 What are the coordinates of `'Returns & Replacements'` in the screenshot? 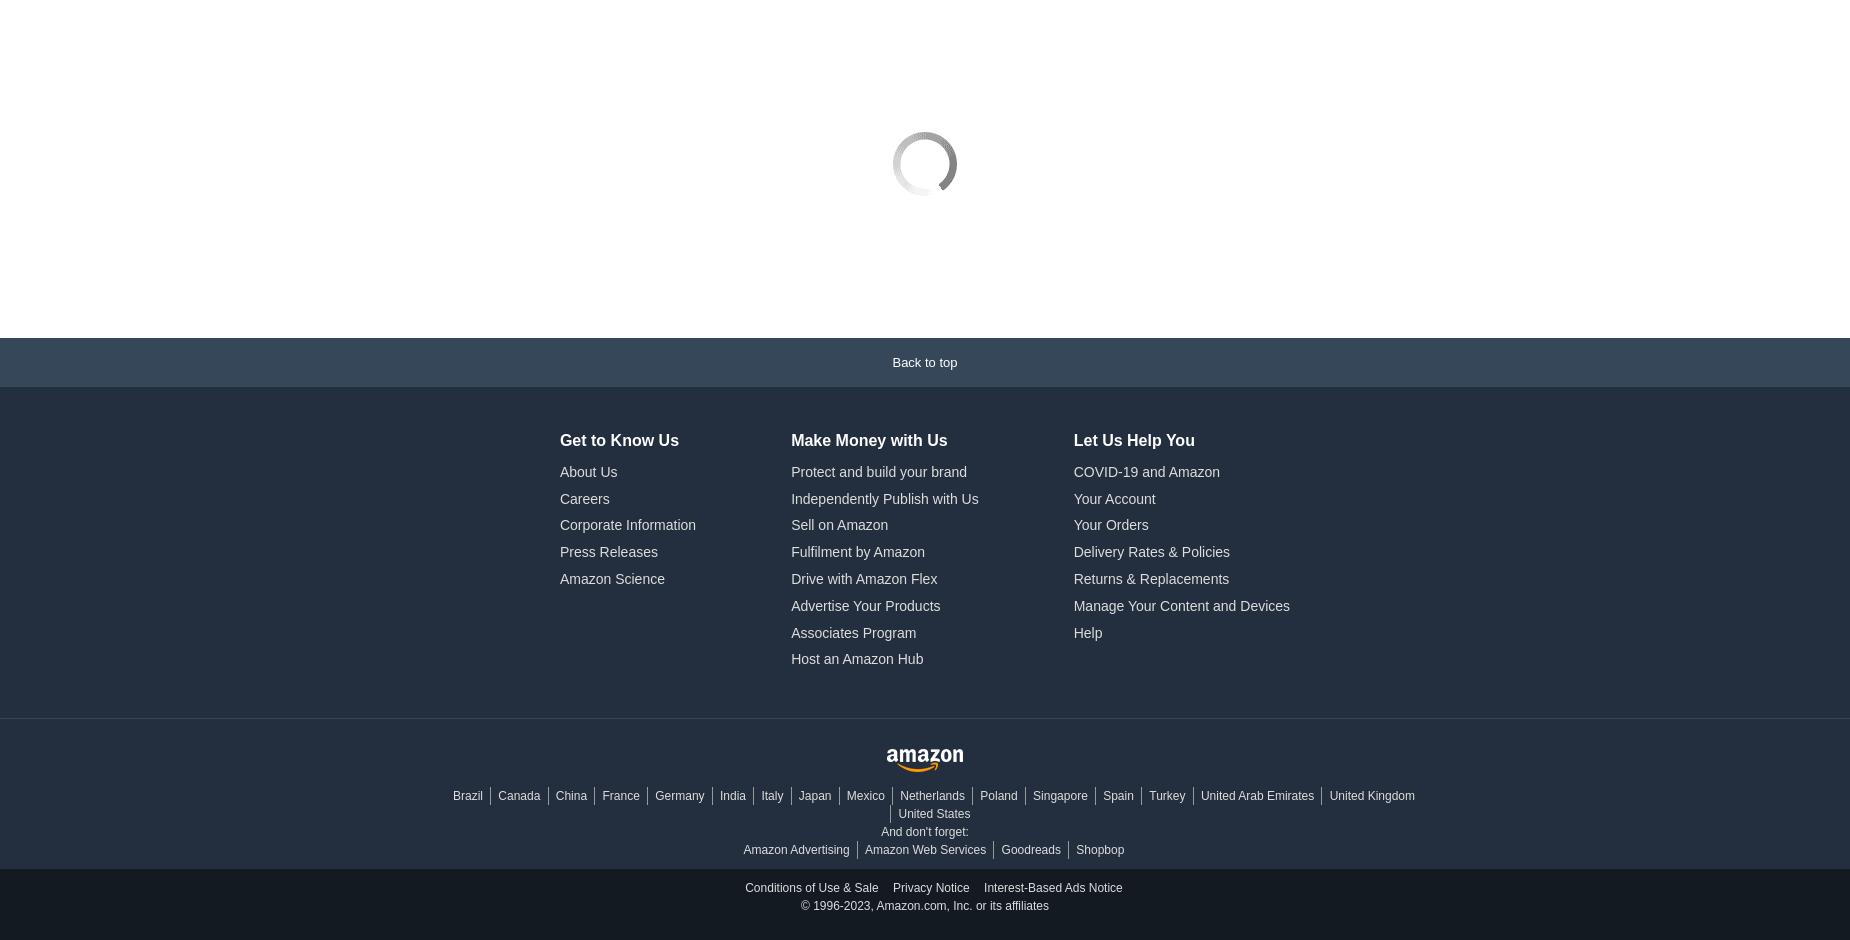 It's located at (1150, 465).